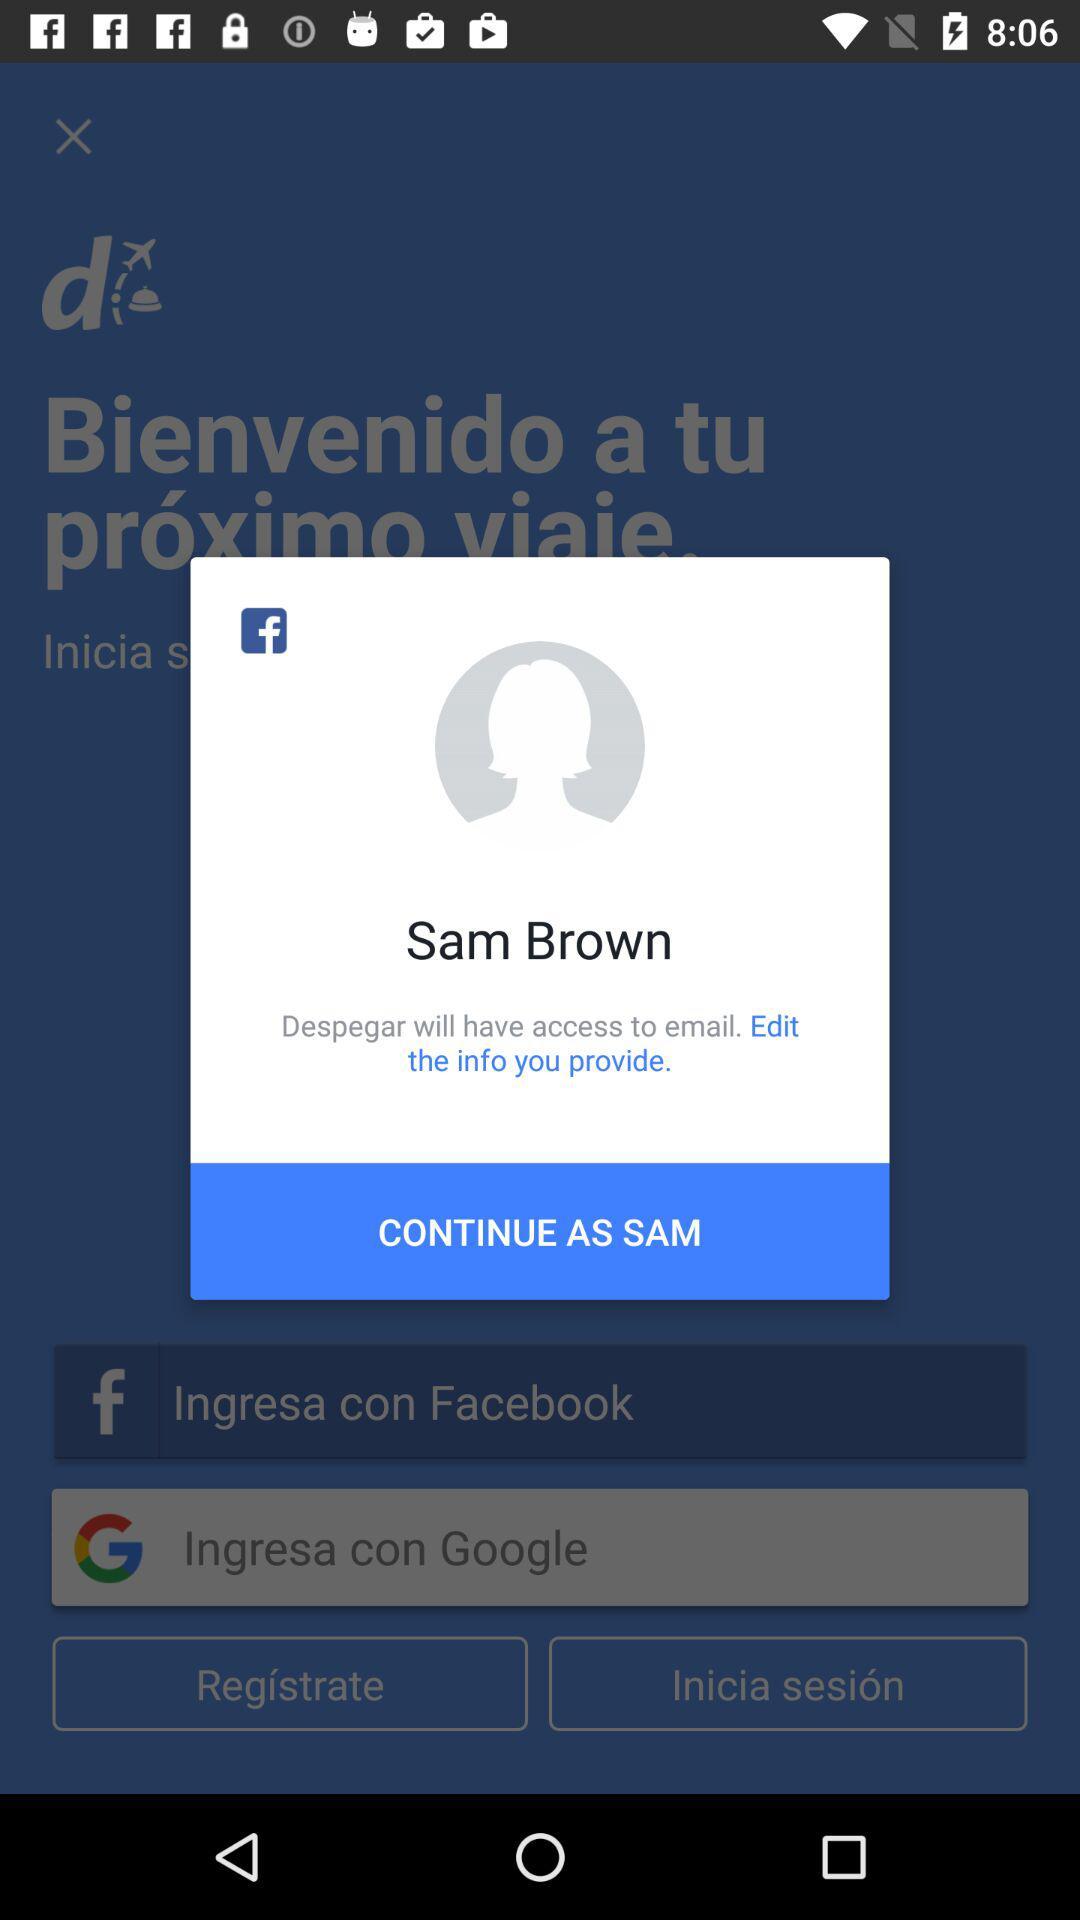  Describe the element at coordinates (540, 1041) in the screenshot. I see `item below the sam brown` at that location.